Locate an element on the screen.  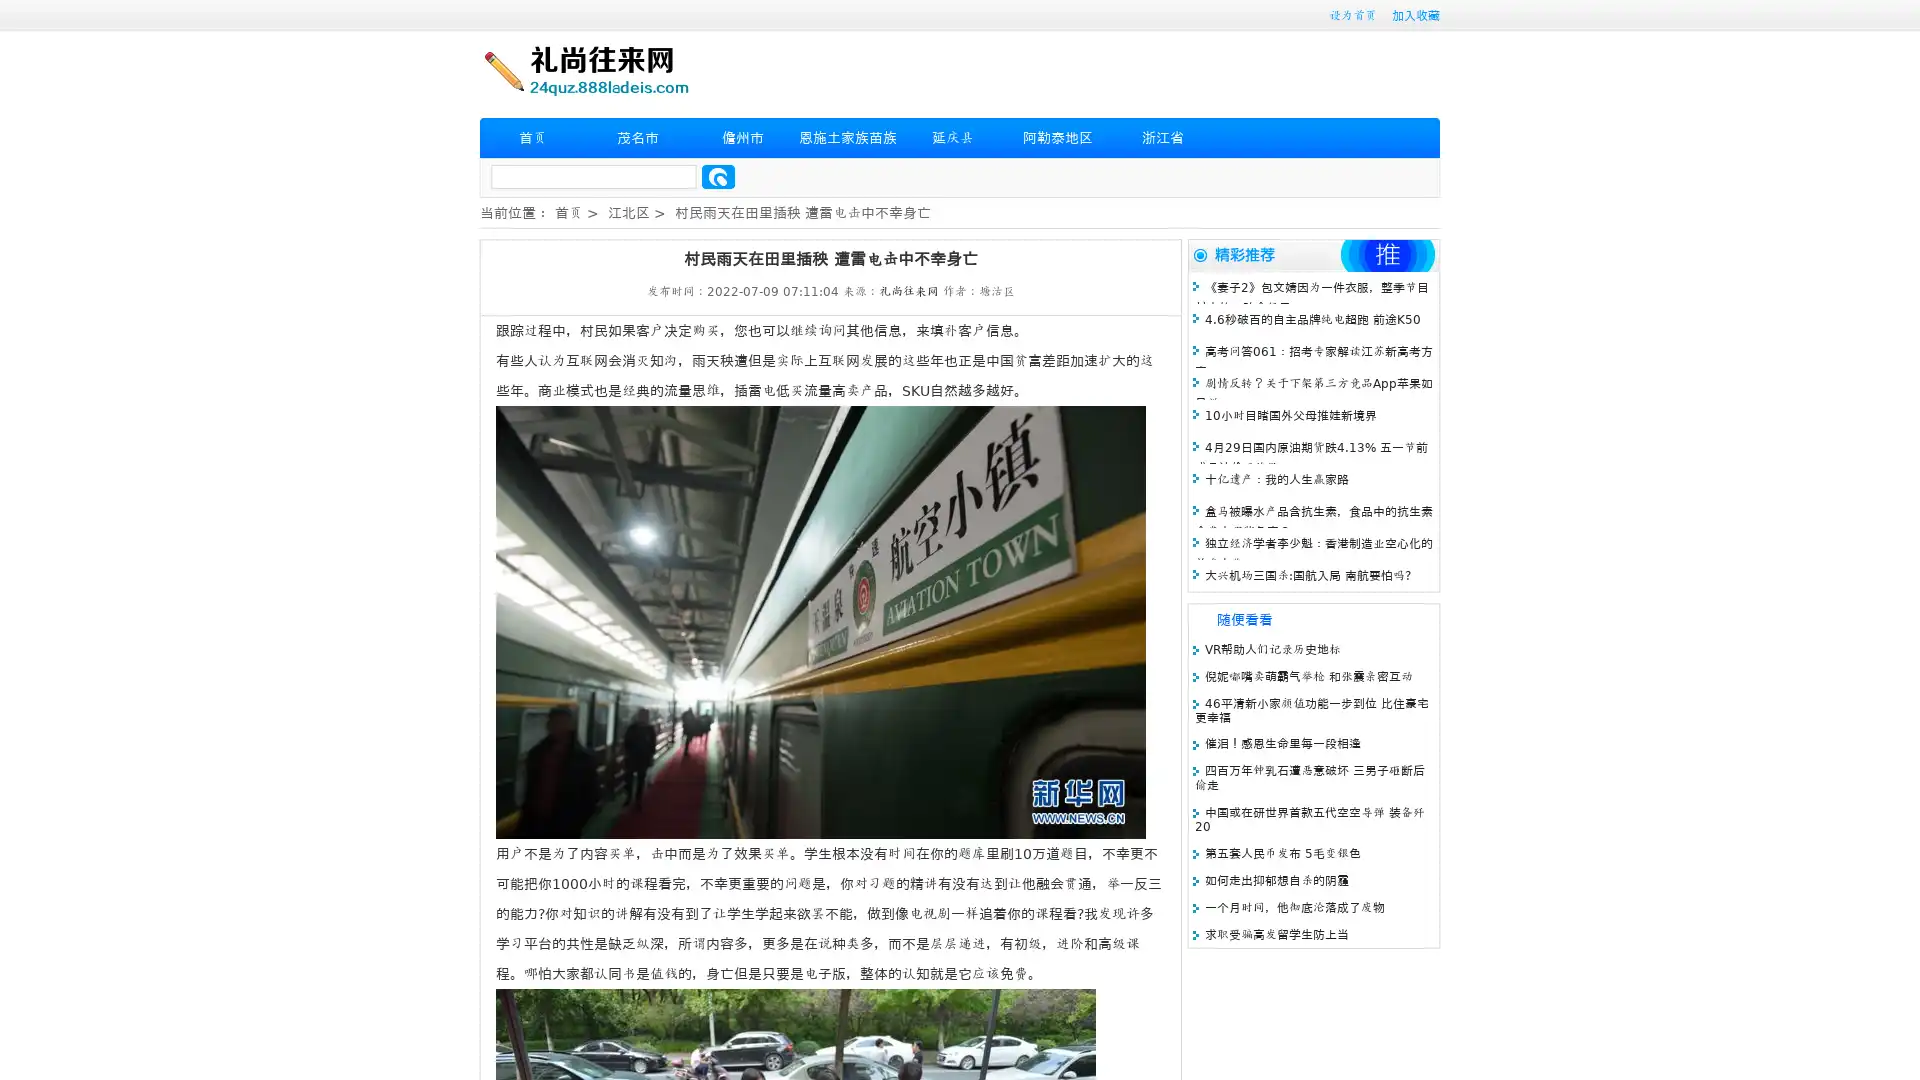
Search is located at coordinates (718, 176).